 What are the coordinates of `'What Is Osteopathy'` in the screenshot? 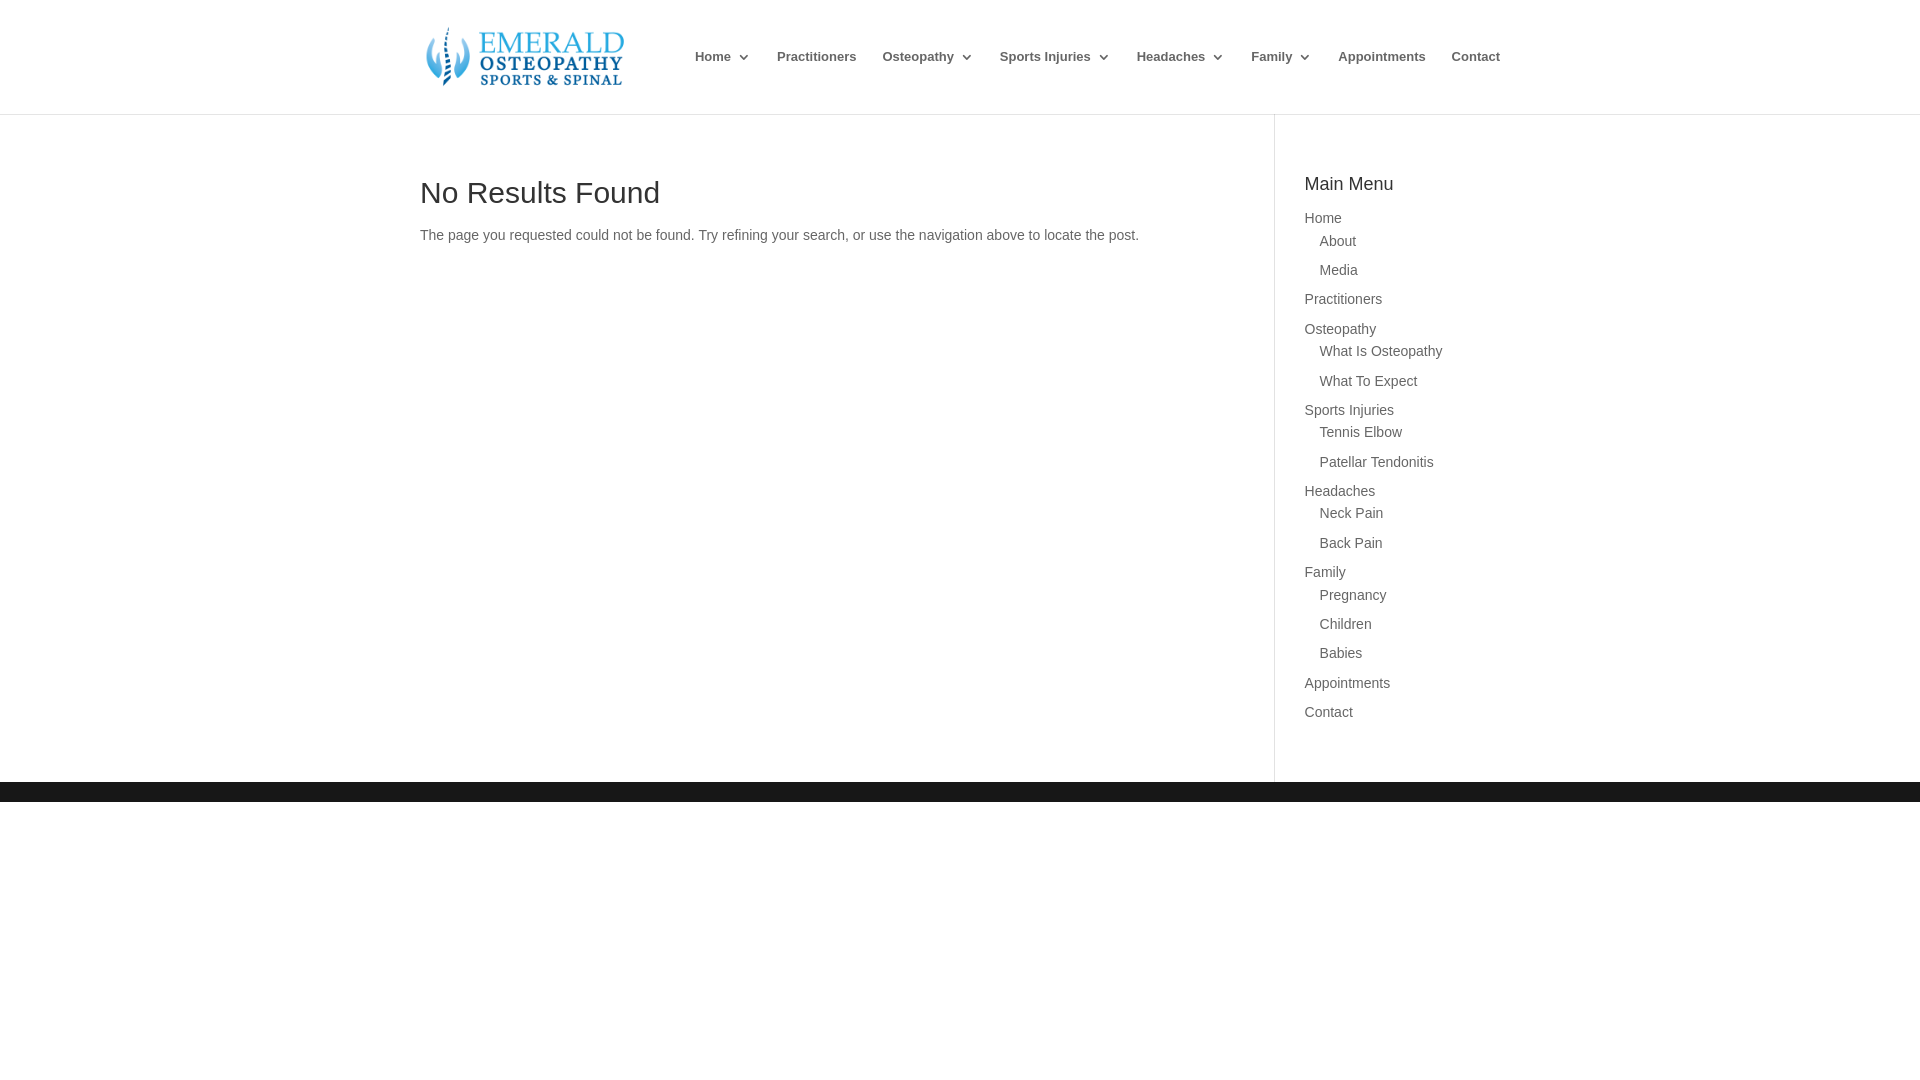 It's located at (1380, 350).